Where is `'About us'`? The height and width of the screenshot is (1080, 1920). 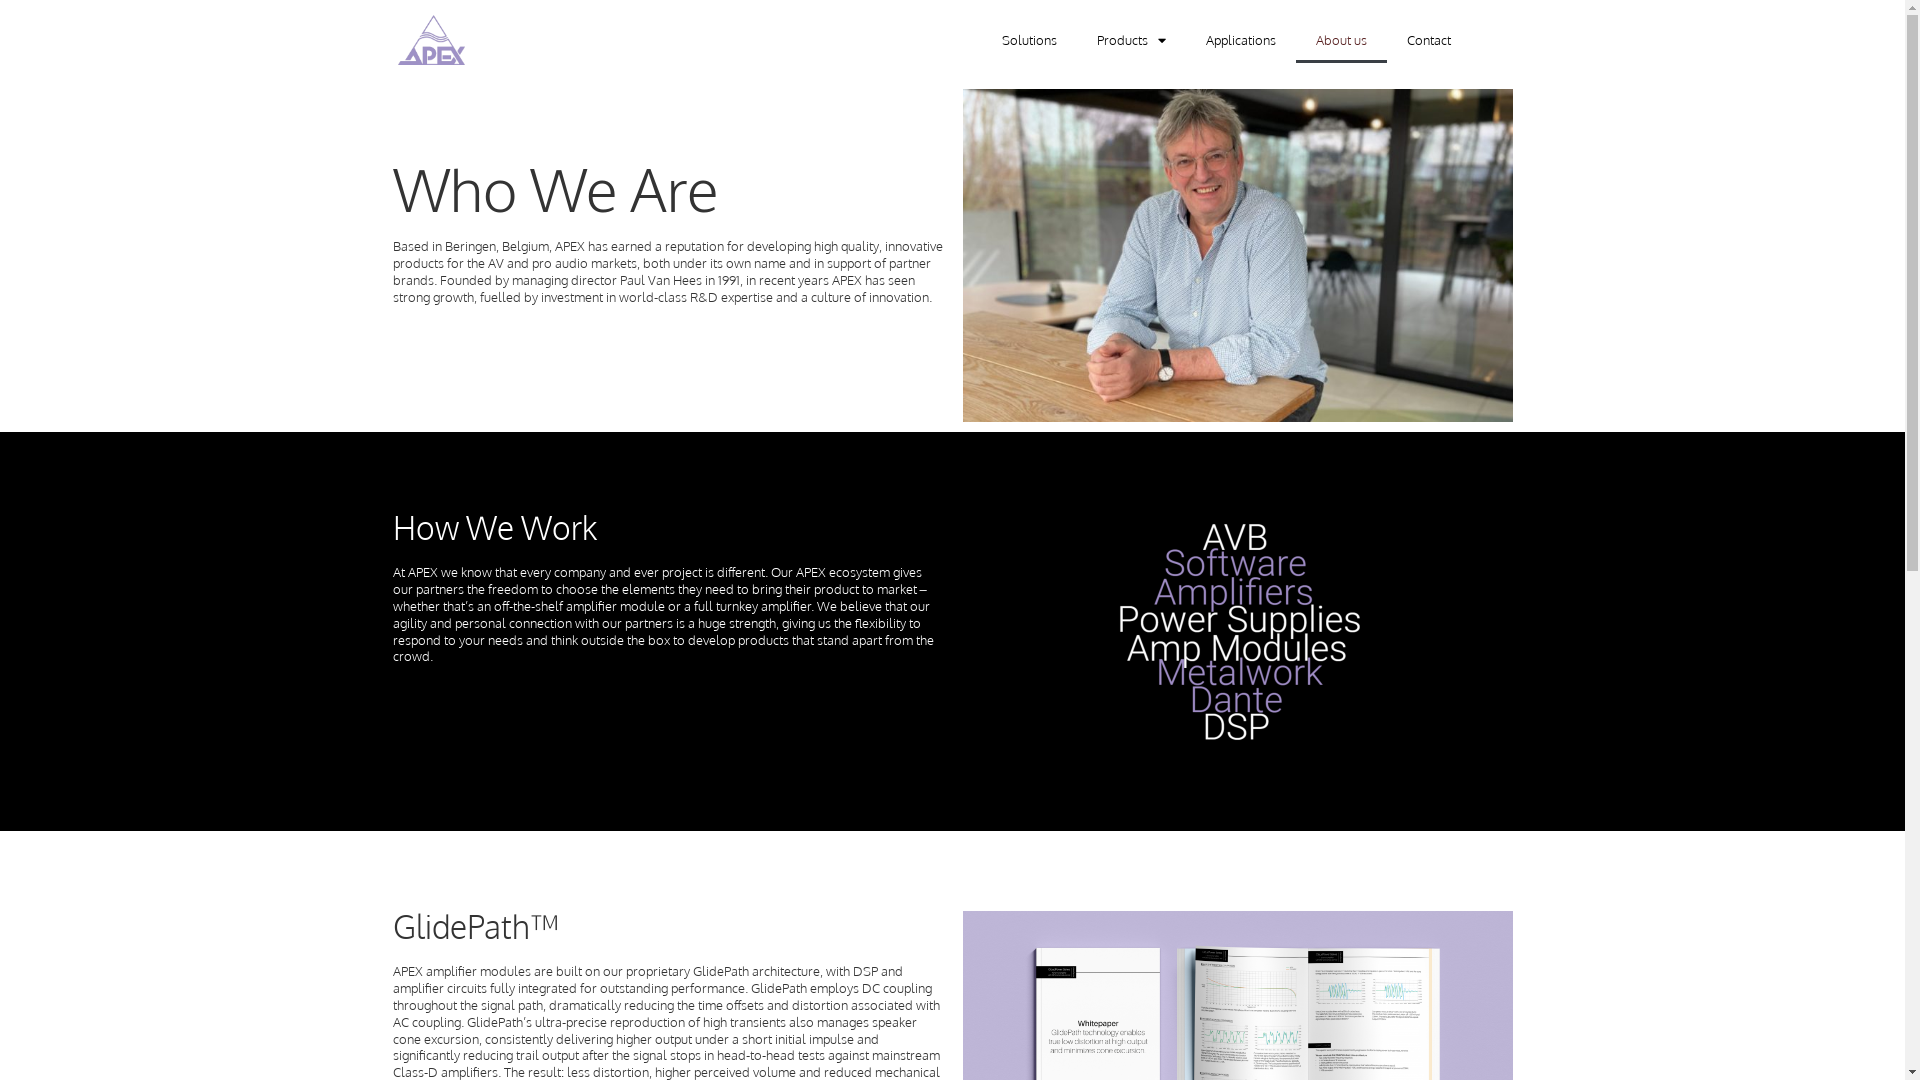
'About us' is located at coordinates (1341, 39).